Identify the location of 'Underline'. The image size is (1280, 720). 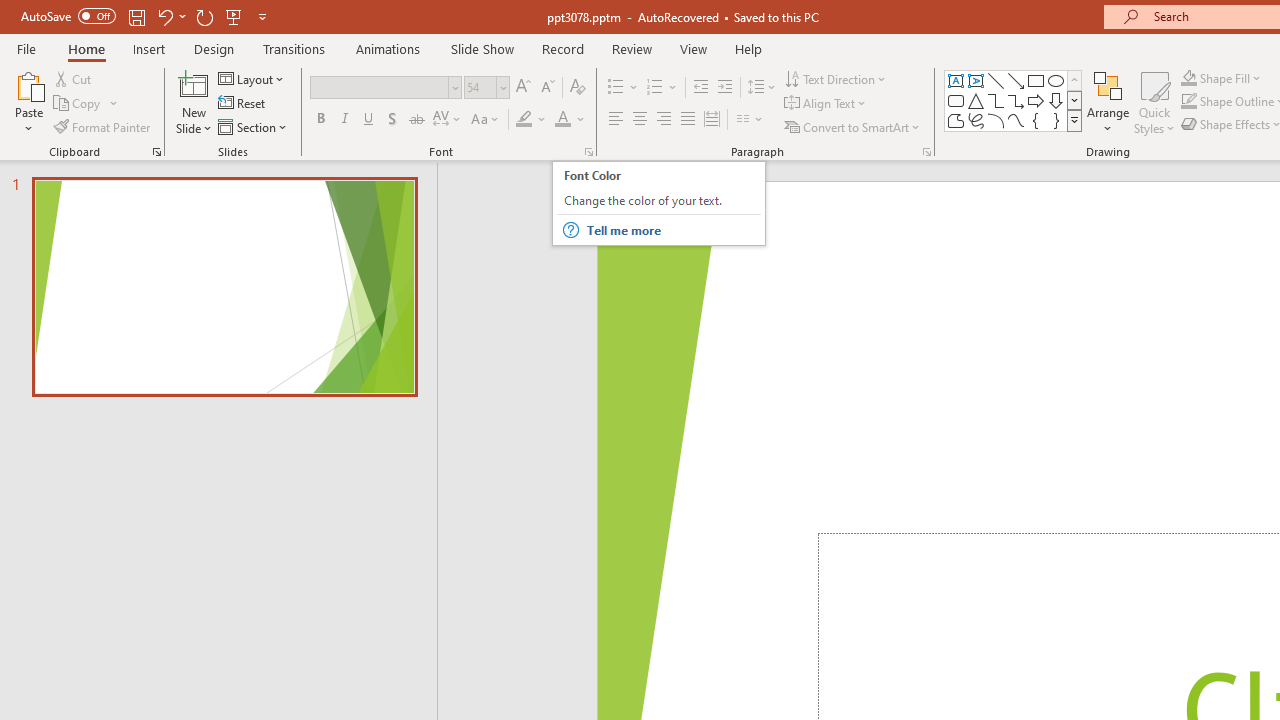
(369, 119).